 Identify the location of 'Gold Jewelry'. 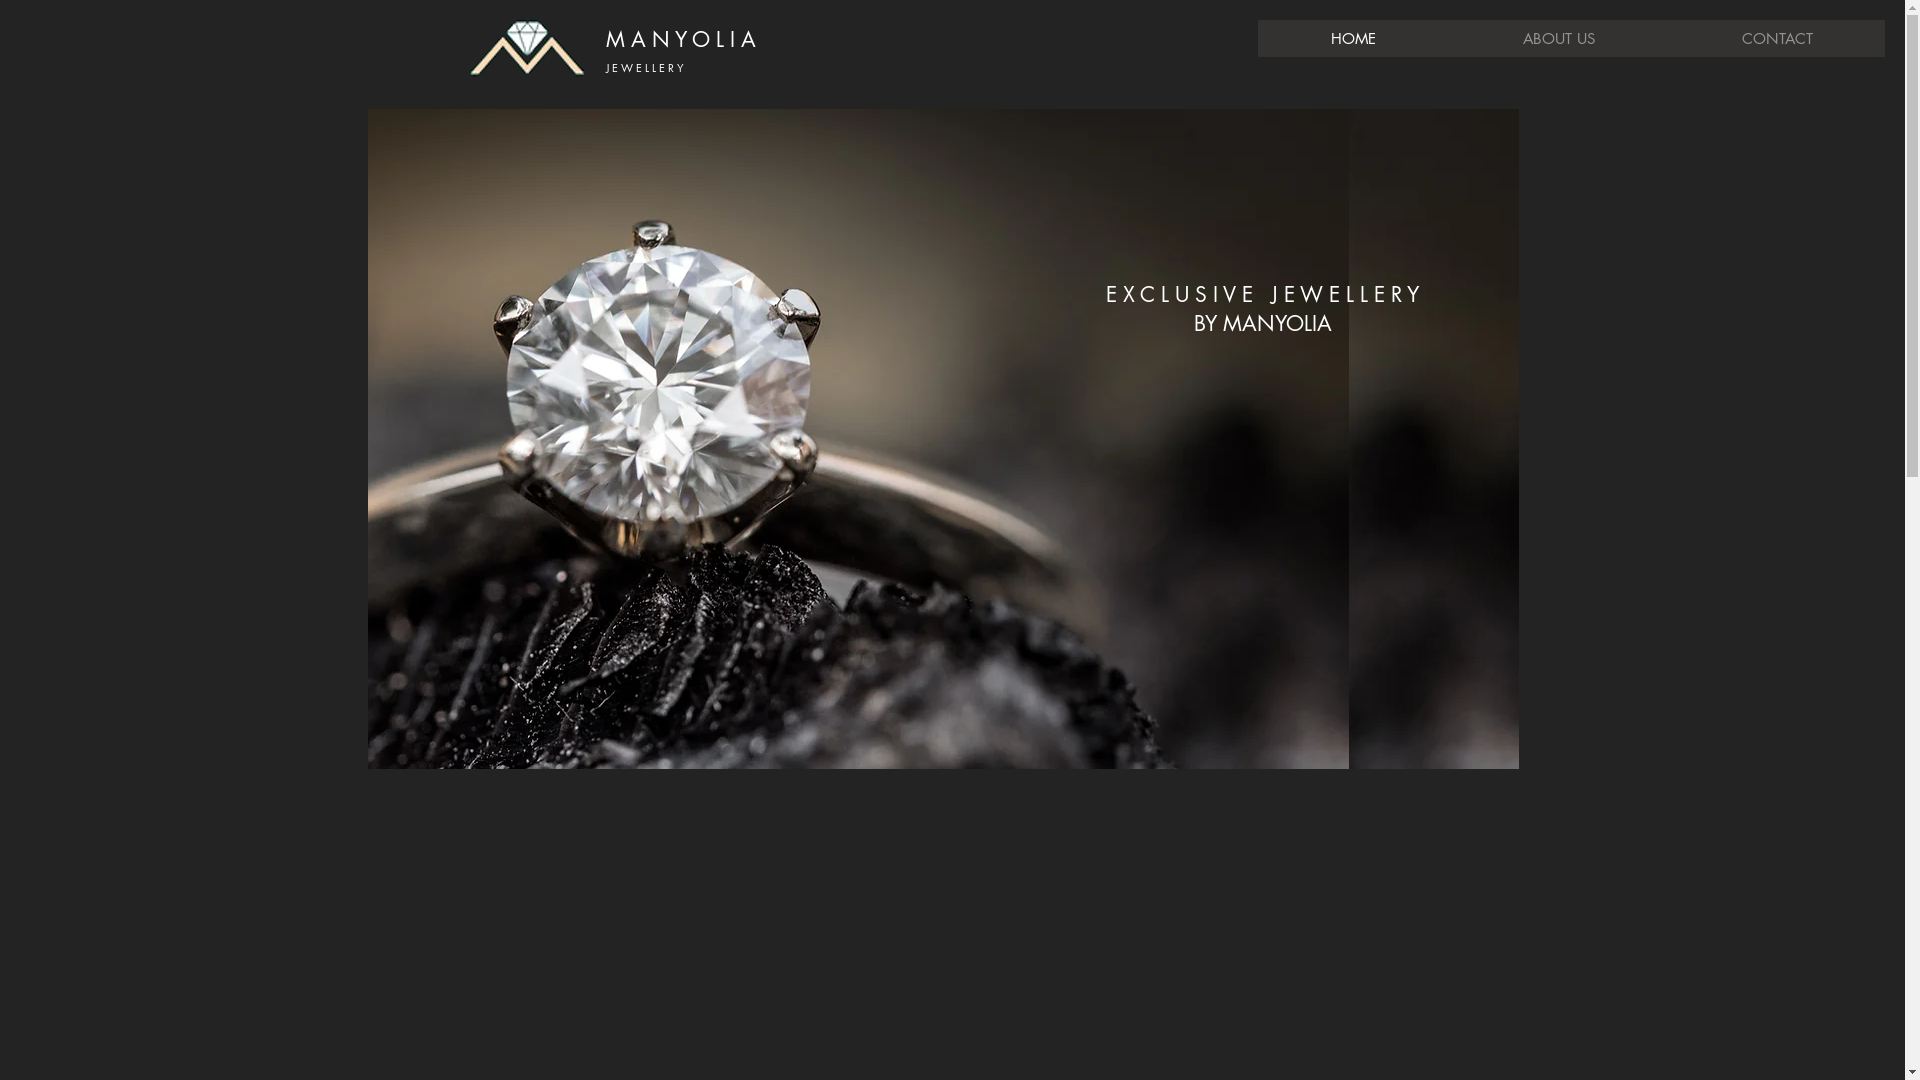
(858, 438).